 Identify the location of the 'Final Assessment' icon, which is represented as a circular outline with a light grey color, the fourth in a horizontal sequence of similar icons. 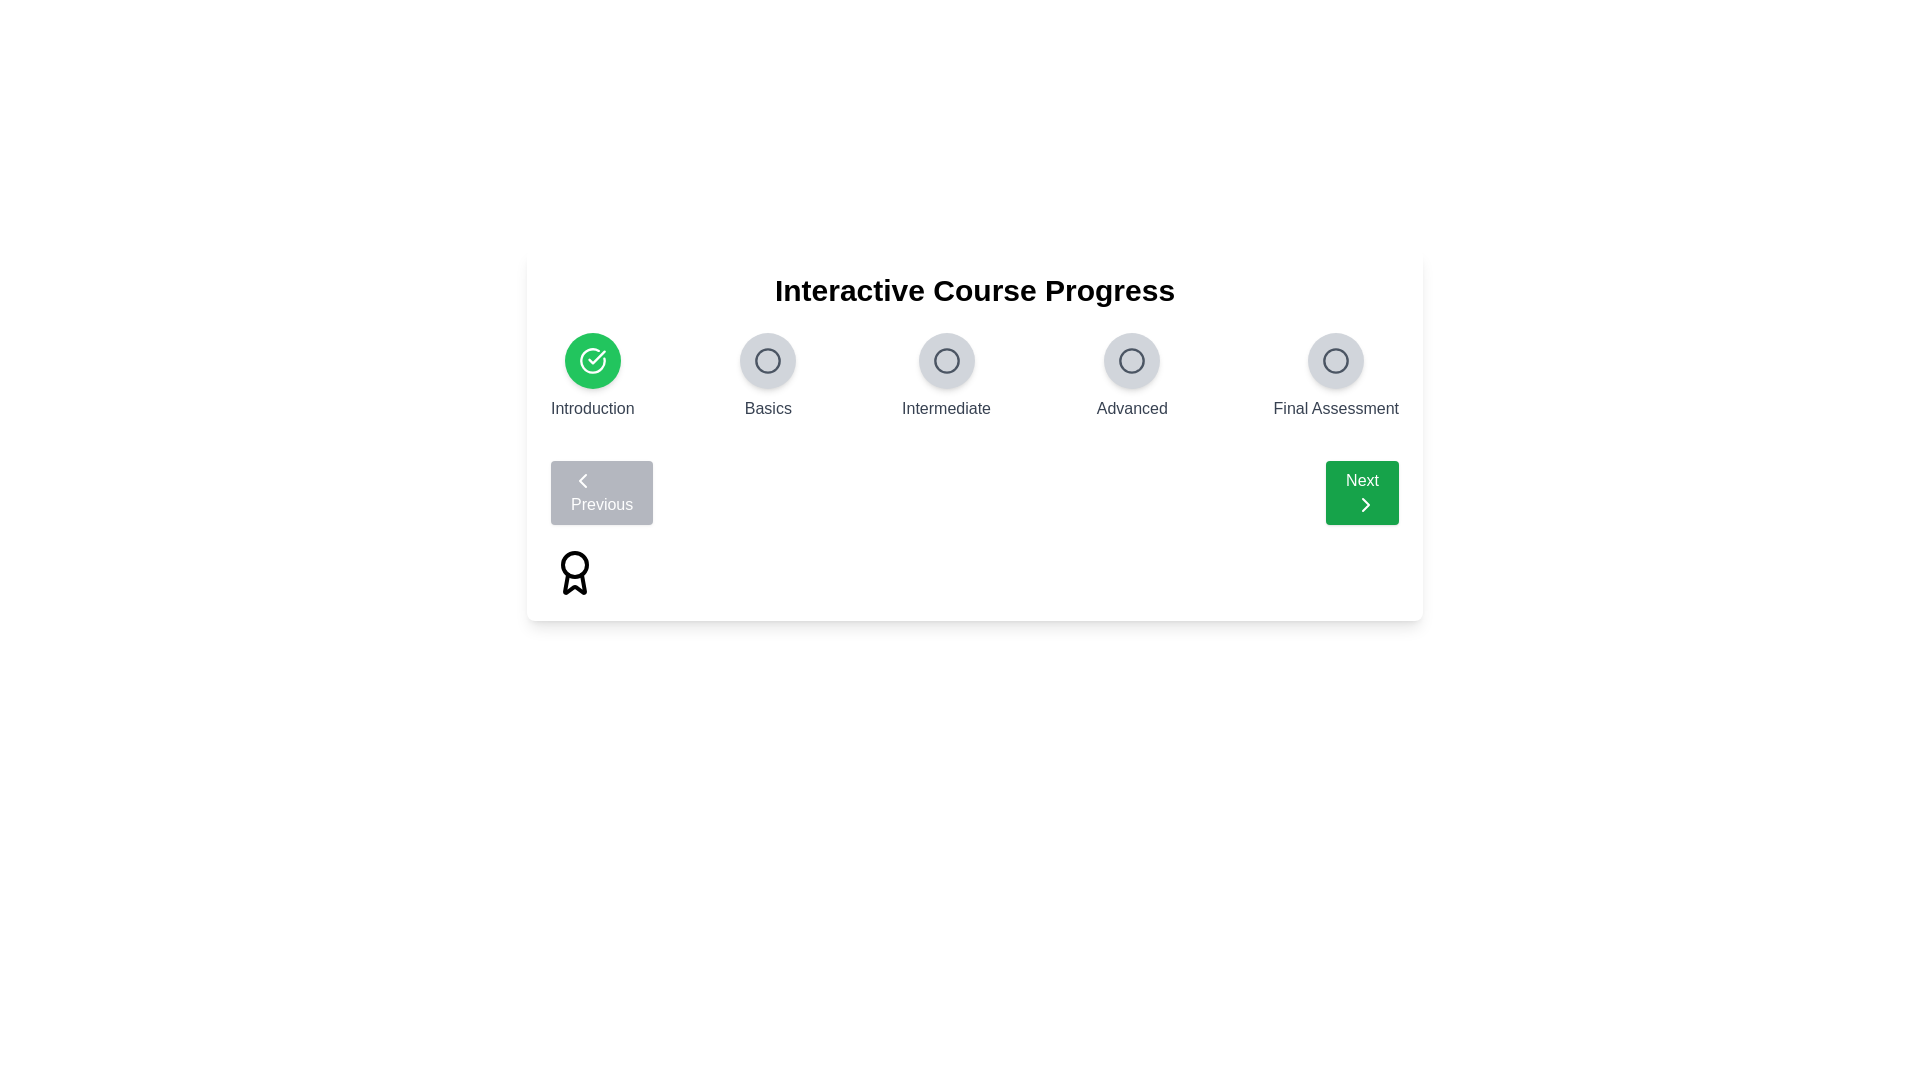
(1336, 361).